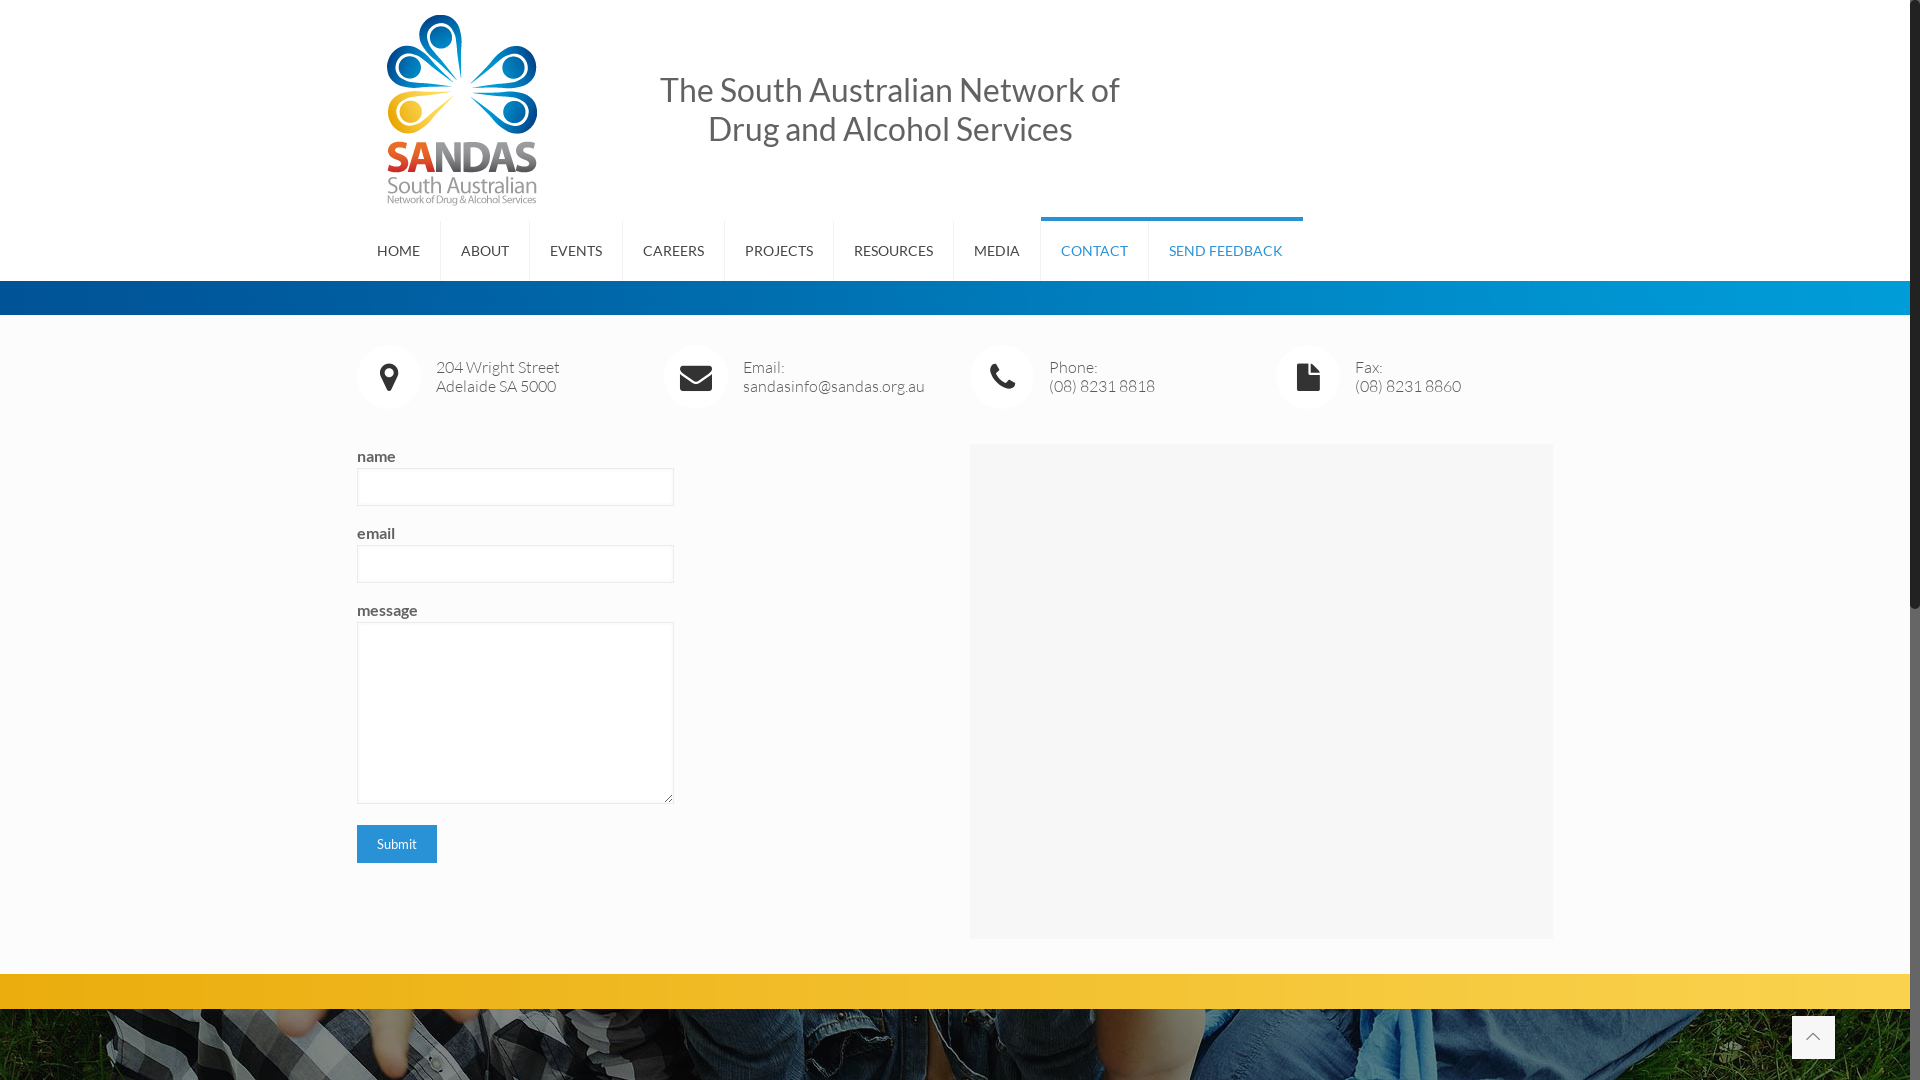 The width and height of the screenshot is (1920, 1080). What do you see at coordinates (397, 844) in the screenshot?
I see `'Submit'` at bounding box center [397, 844].